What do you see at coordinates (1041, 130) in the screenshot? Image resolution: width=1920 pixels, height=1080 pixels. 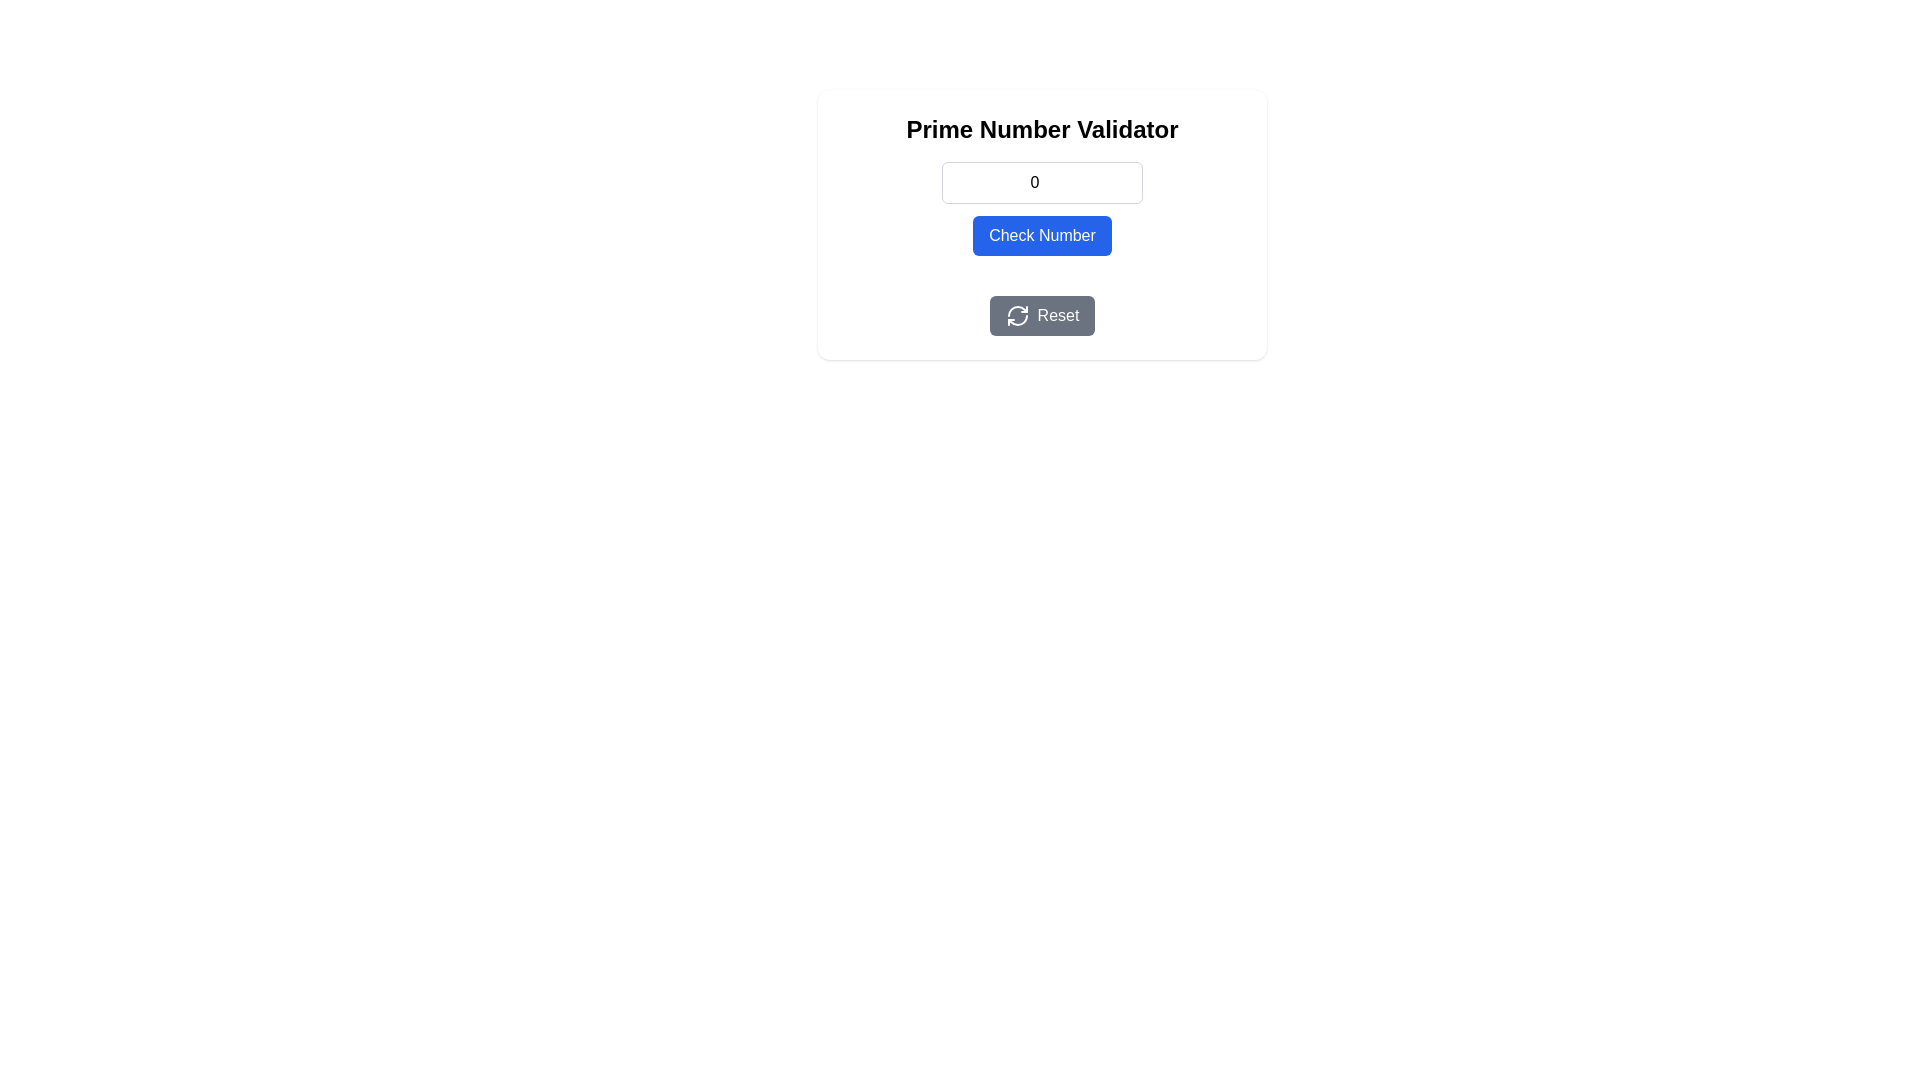 I see `the bold, centered text reading 'Prime Number Validator', which is prominently positioned above other interactive components` at bounding box center [1041, 130].